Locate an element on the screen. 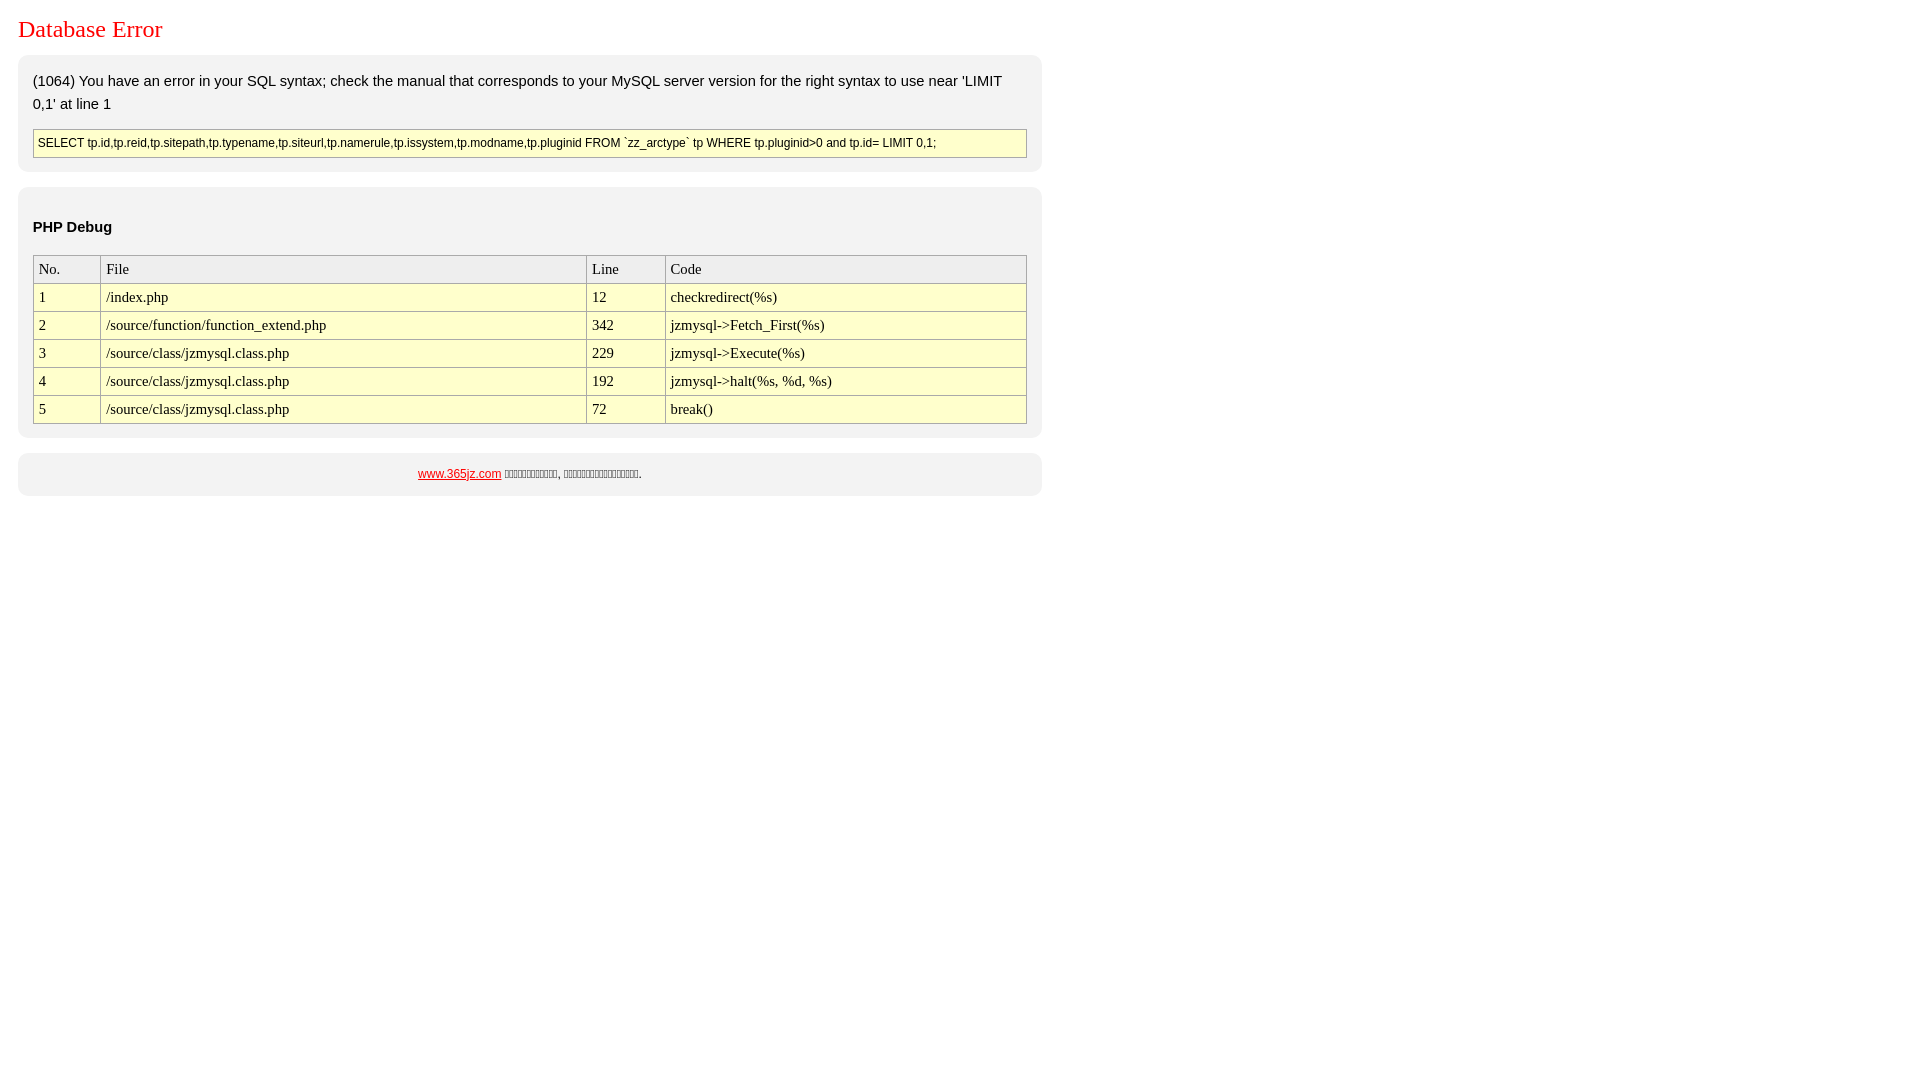 The width and height of the screenshot is (1920, 1080). 'www.365jz.com' is located at coordinates (416, 474).